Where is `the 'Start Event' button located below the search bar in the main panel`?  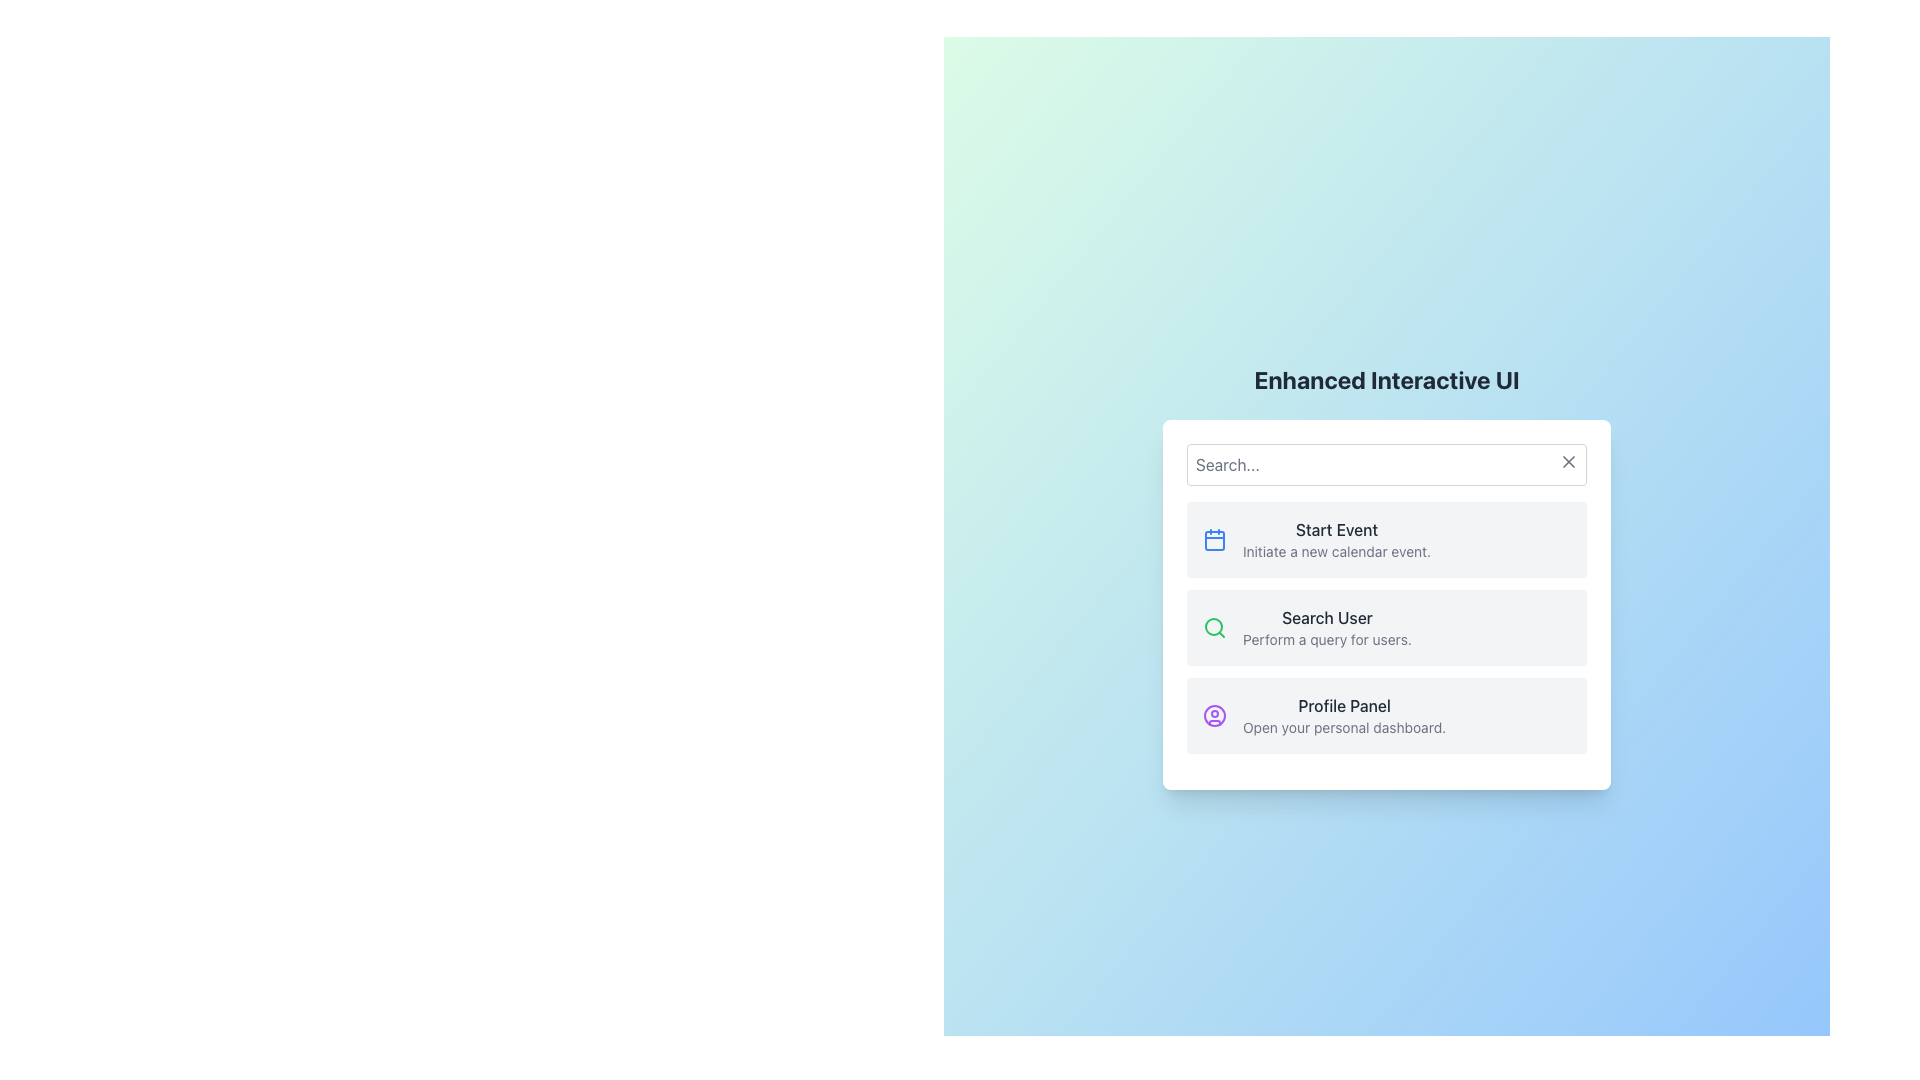
the 'Start Event' button located below the search bar in the main panel is located at coordinates (1386, 540).